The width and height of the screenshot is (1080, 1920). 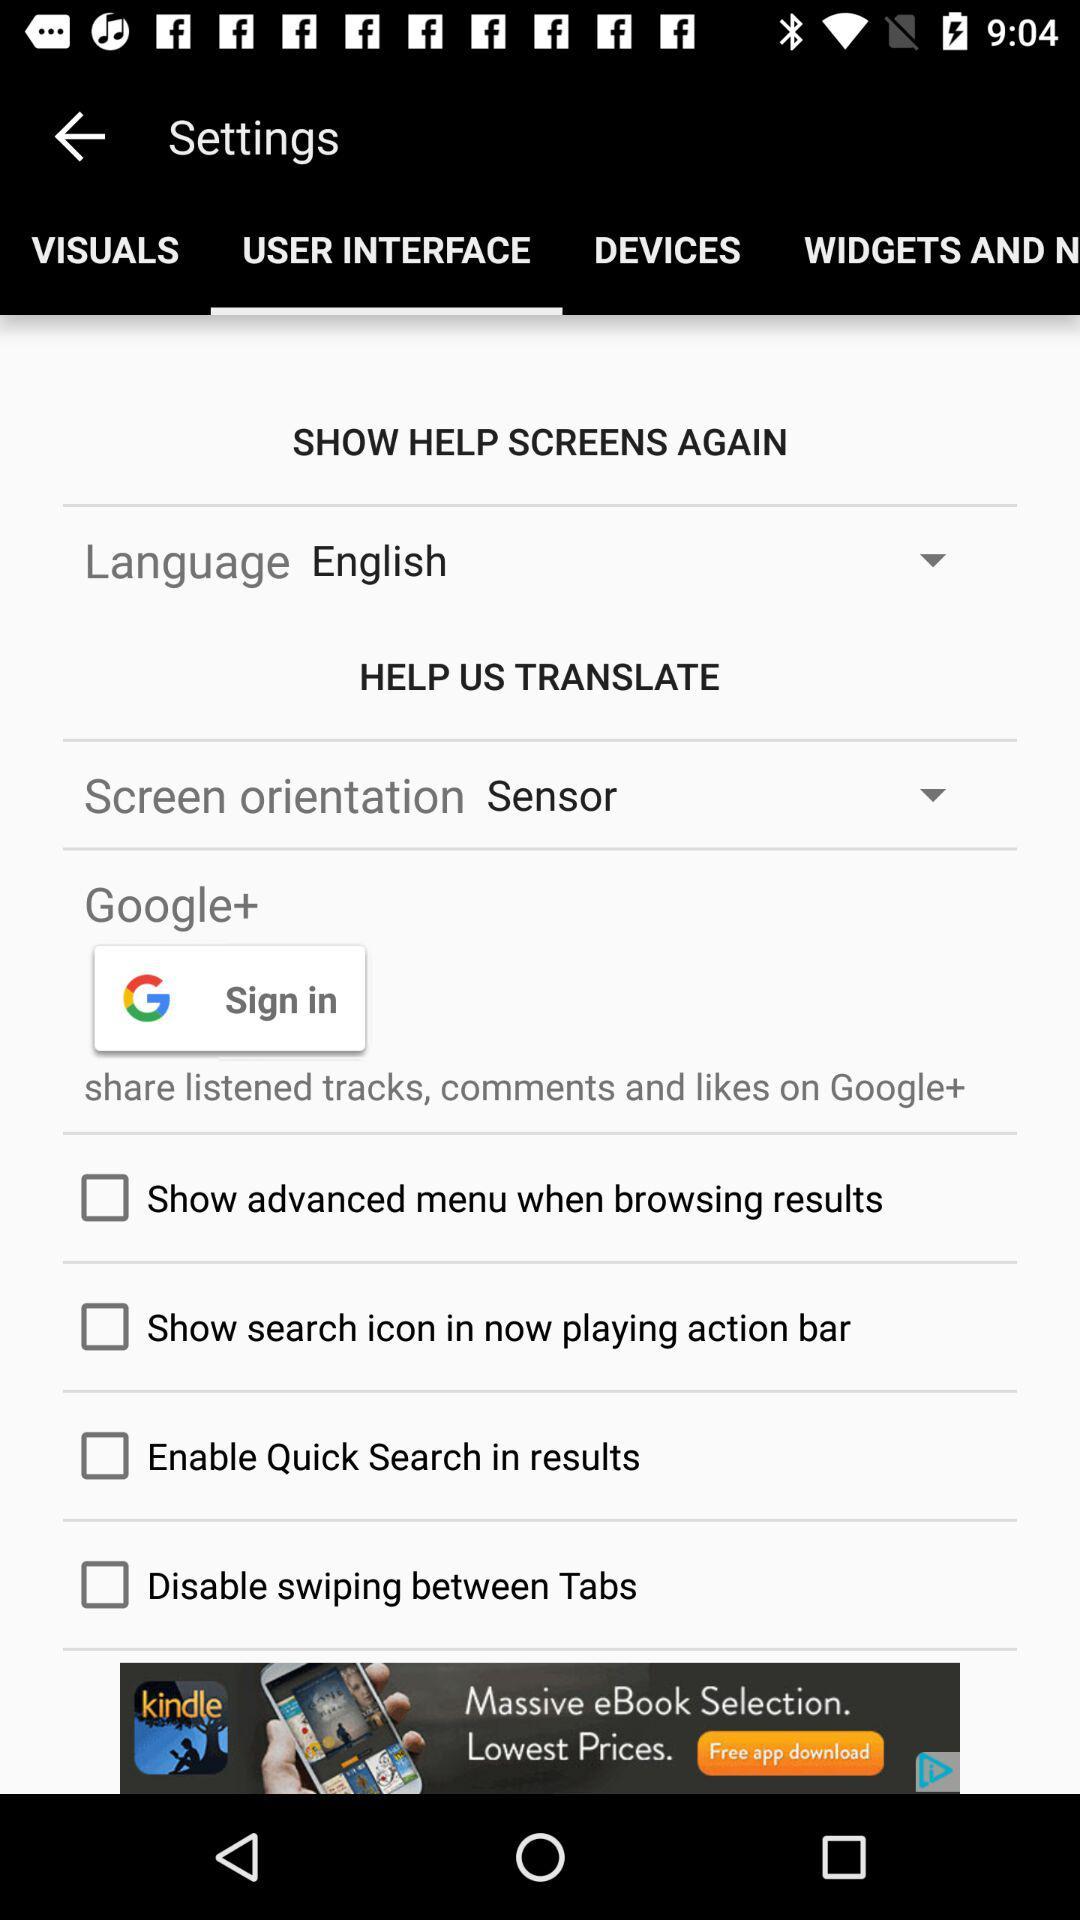 What do you see at coordinates (926, 248) in the screenshot?
I see `the fourth option below the settings` at bounding box center [926, 248].